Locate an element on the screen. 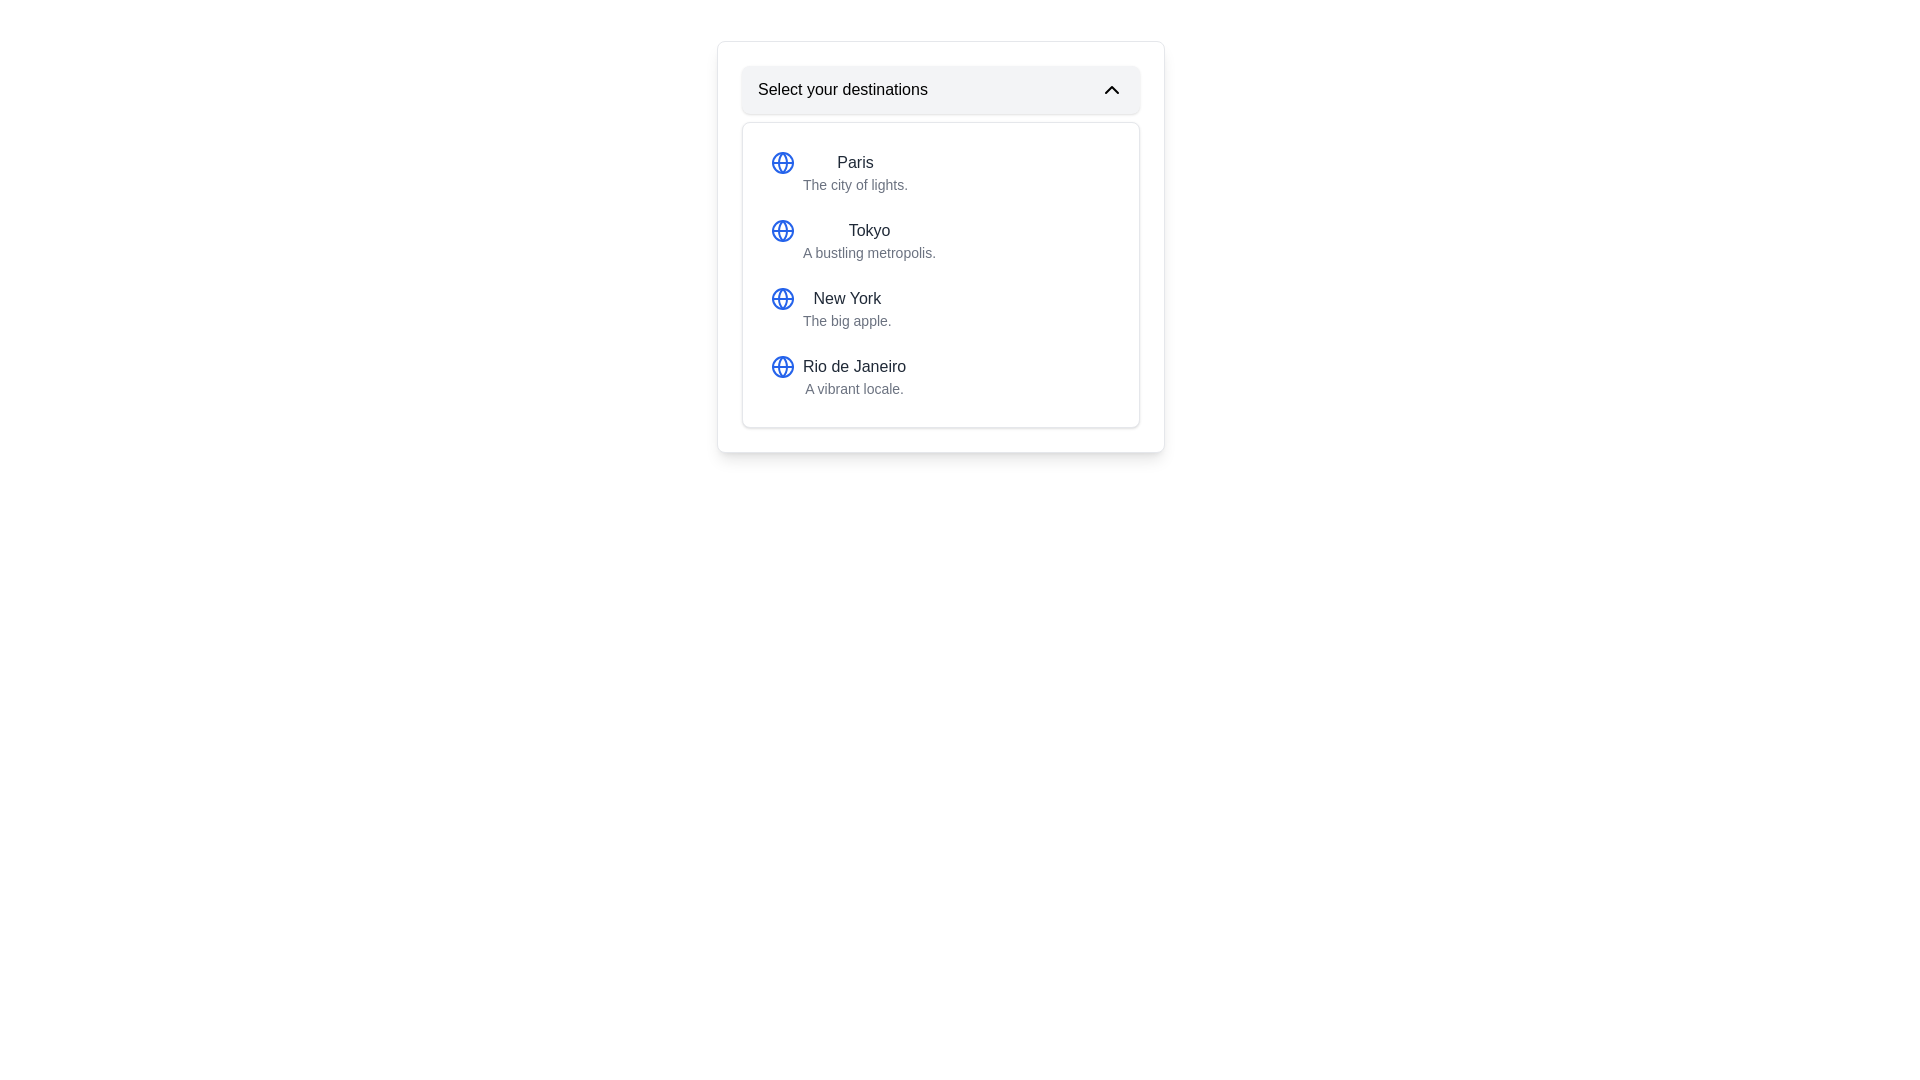 This screenshot has height=1080, width=1920. text element that says 'The city of lights.' located directly beneath the title 'Paris' in a smaller light gray font is located at coordinates (855, 185).